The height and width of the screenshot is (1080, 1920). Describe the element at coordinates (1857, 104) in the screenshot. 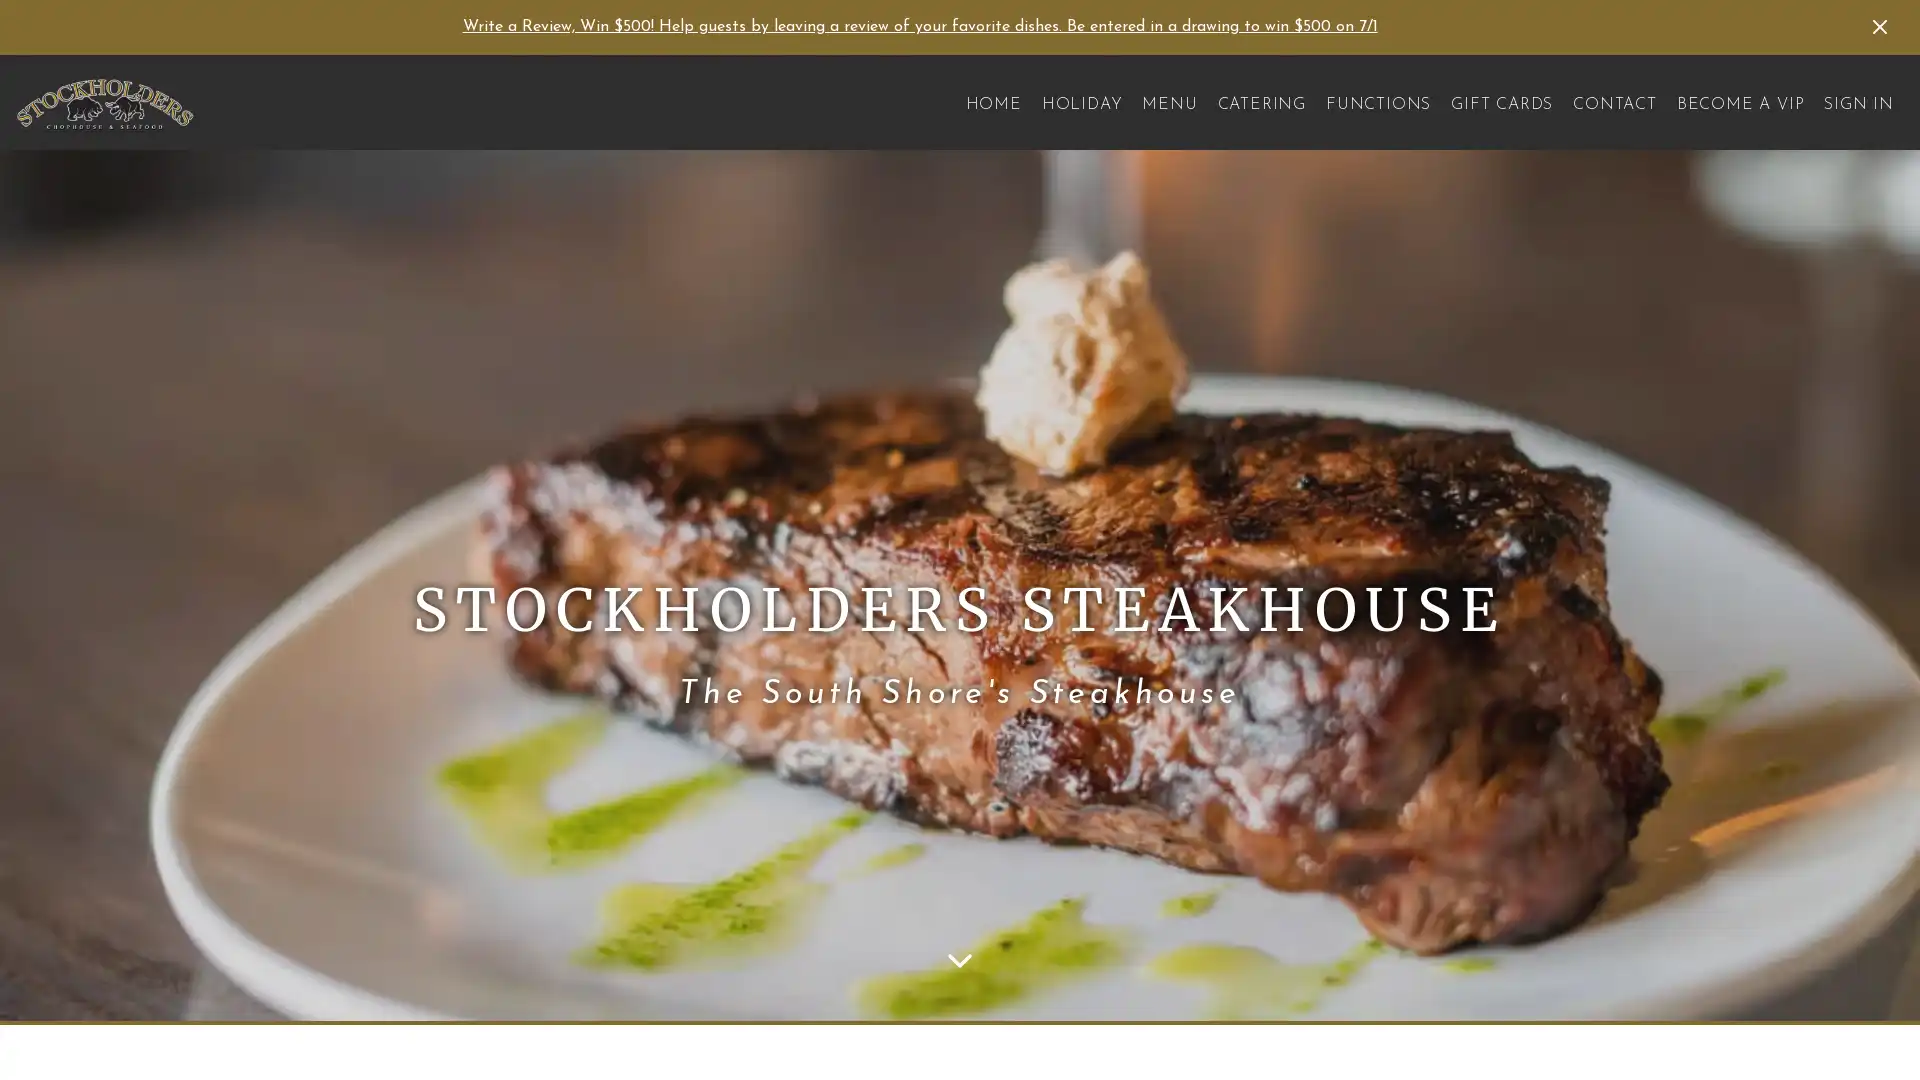

I see `SIGN IN` at that location.